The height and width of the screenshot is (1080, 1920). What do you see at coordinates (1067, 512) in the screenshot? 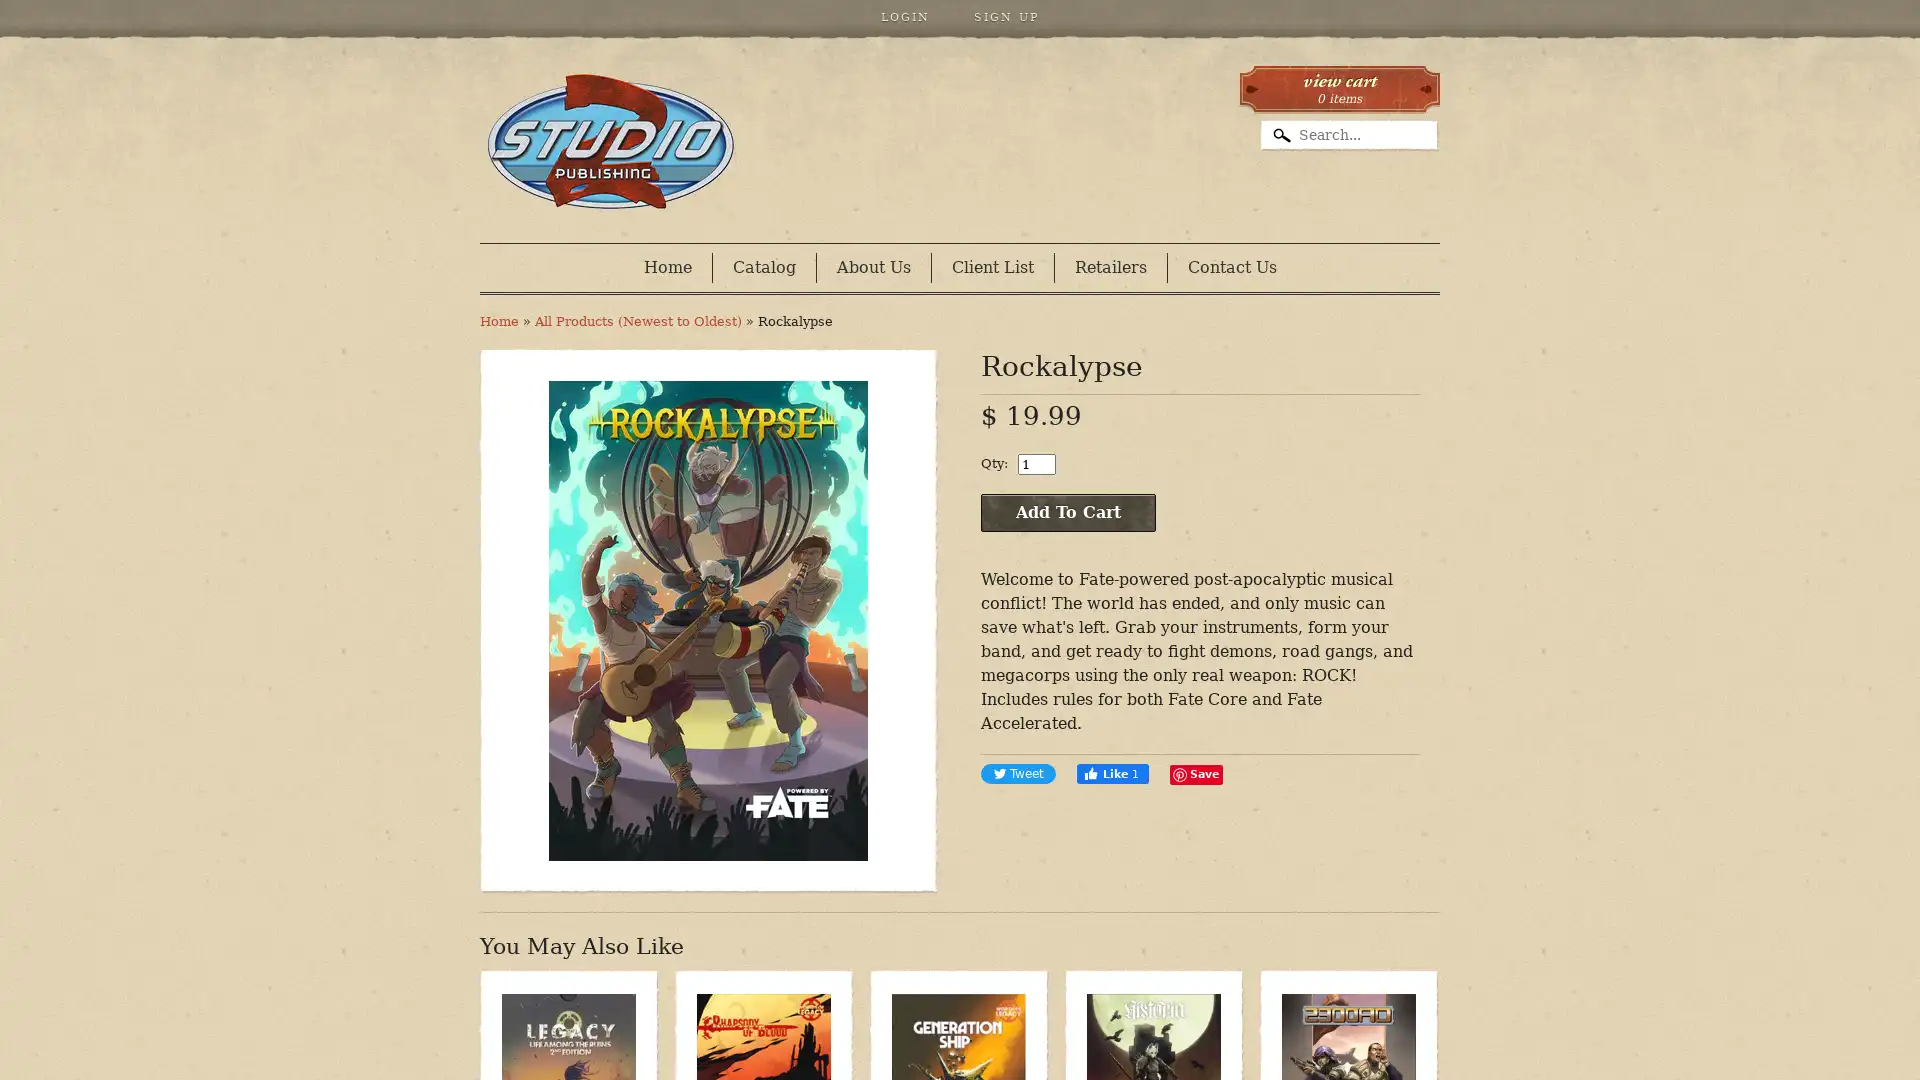
I see `Add To Cart` at bounding box center [1067, 512].